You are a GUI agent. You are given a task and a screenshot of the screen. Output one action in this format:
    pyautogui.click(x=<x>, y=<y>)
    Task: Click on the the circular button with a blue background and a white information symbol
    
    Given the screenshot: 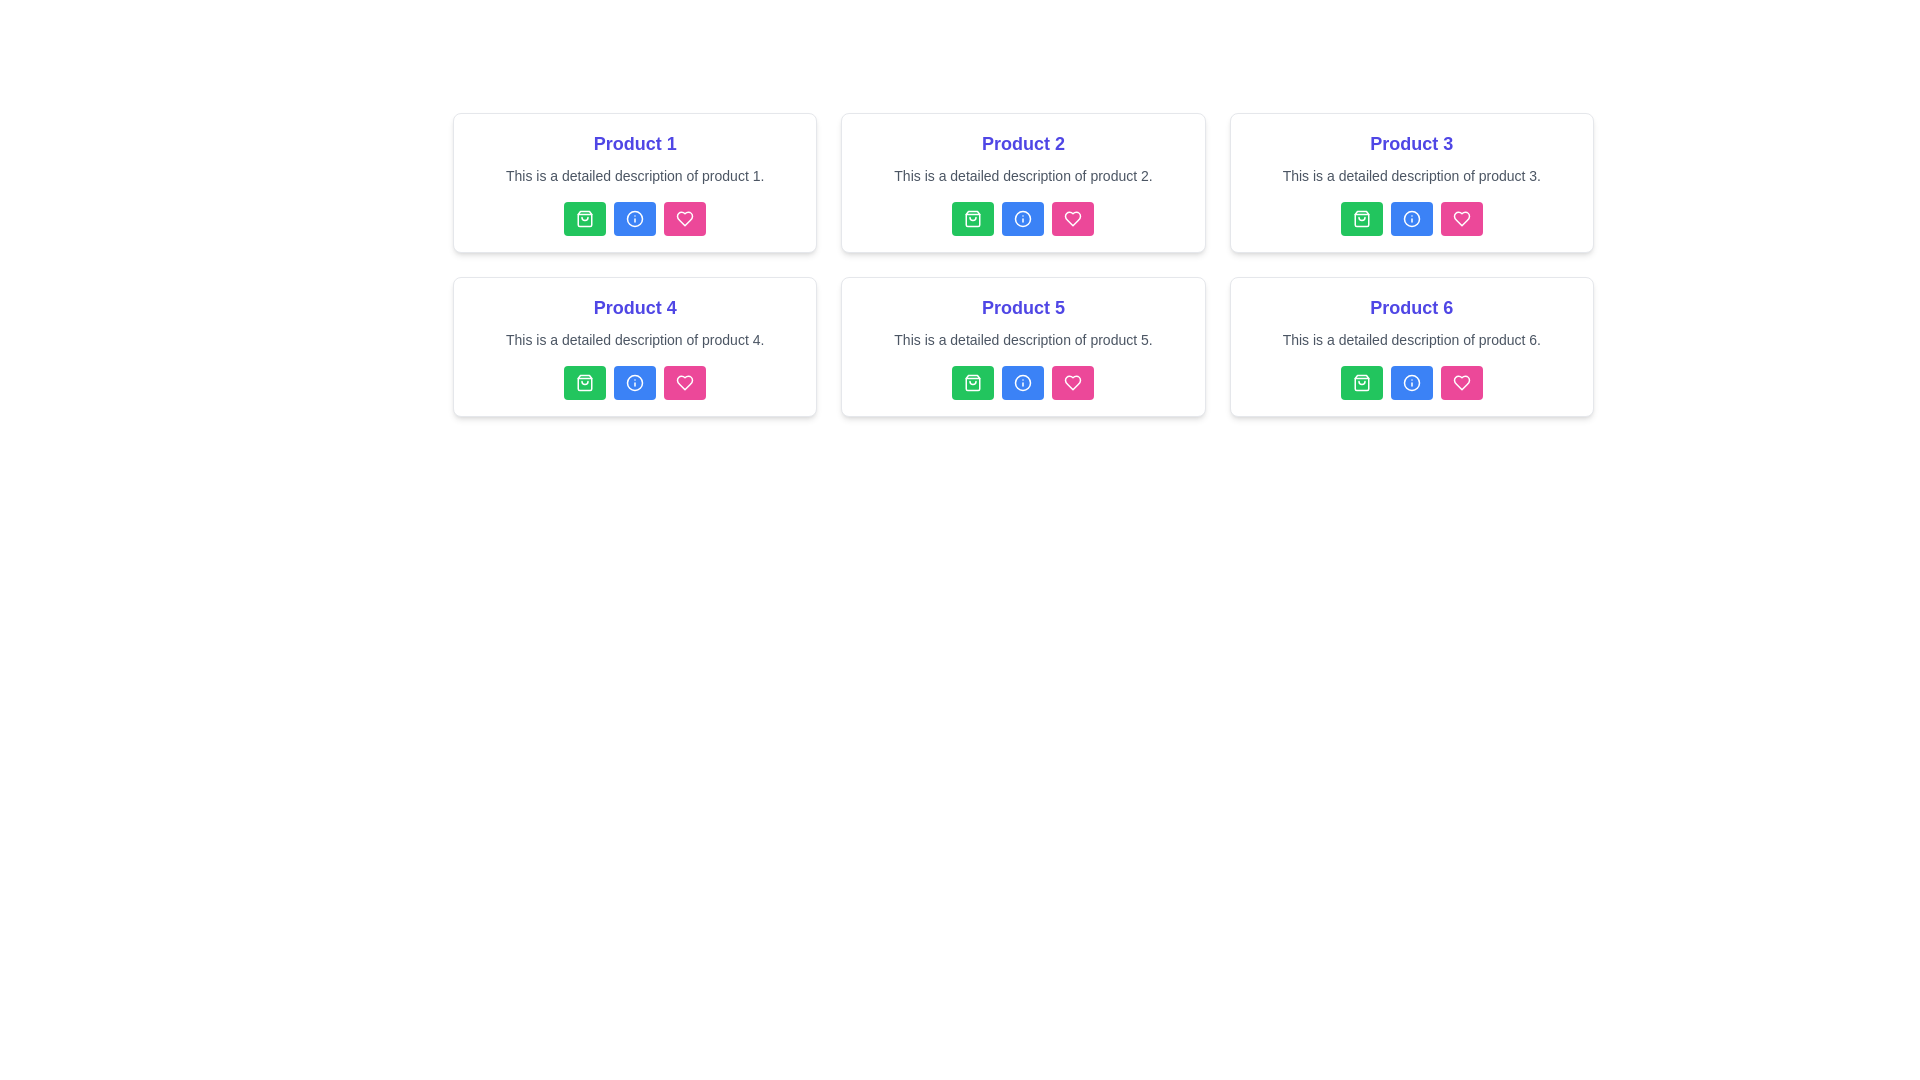 What is the action you would take?
    pyautogui.click(x=1023, y=219)
    